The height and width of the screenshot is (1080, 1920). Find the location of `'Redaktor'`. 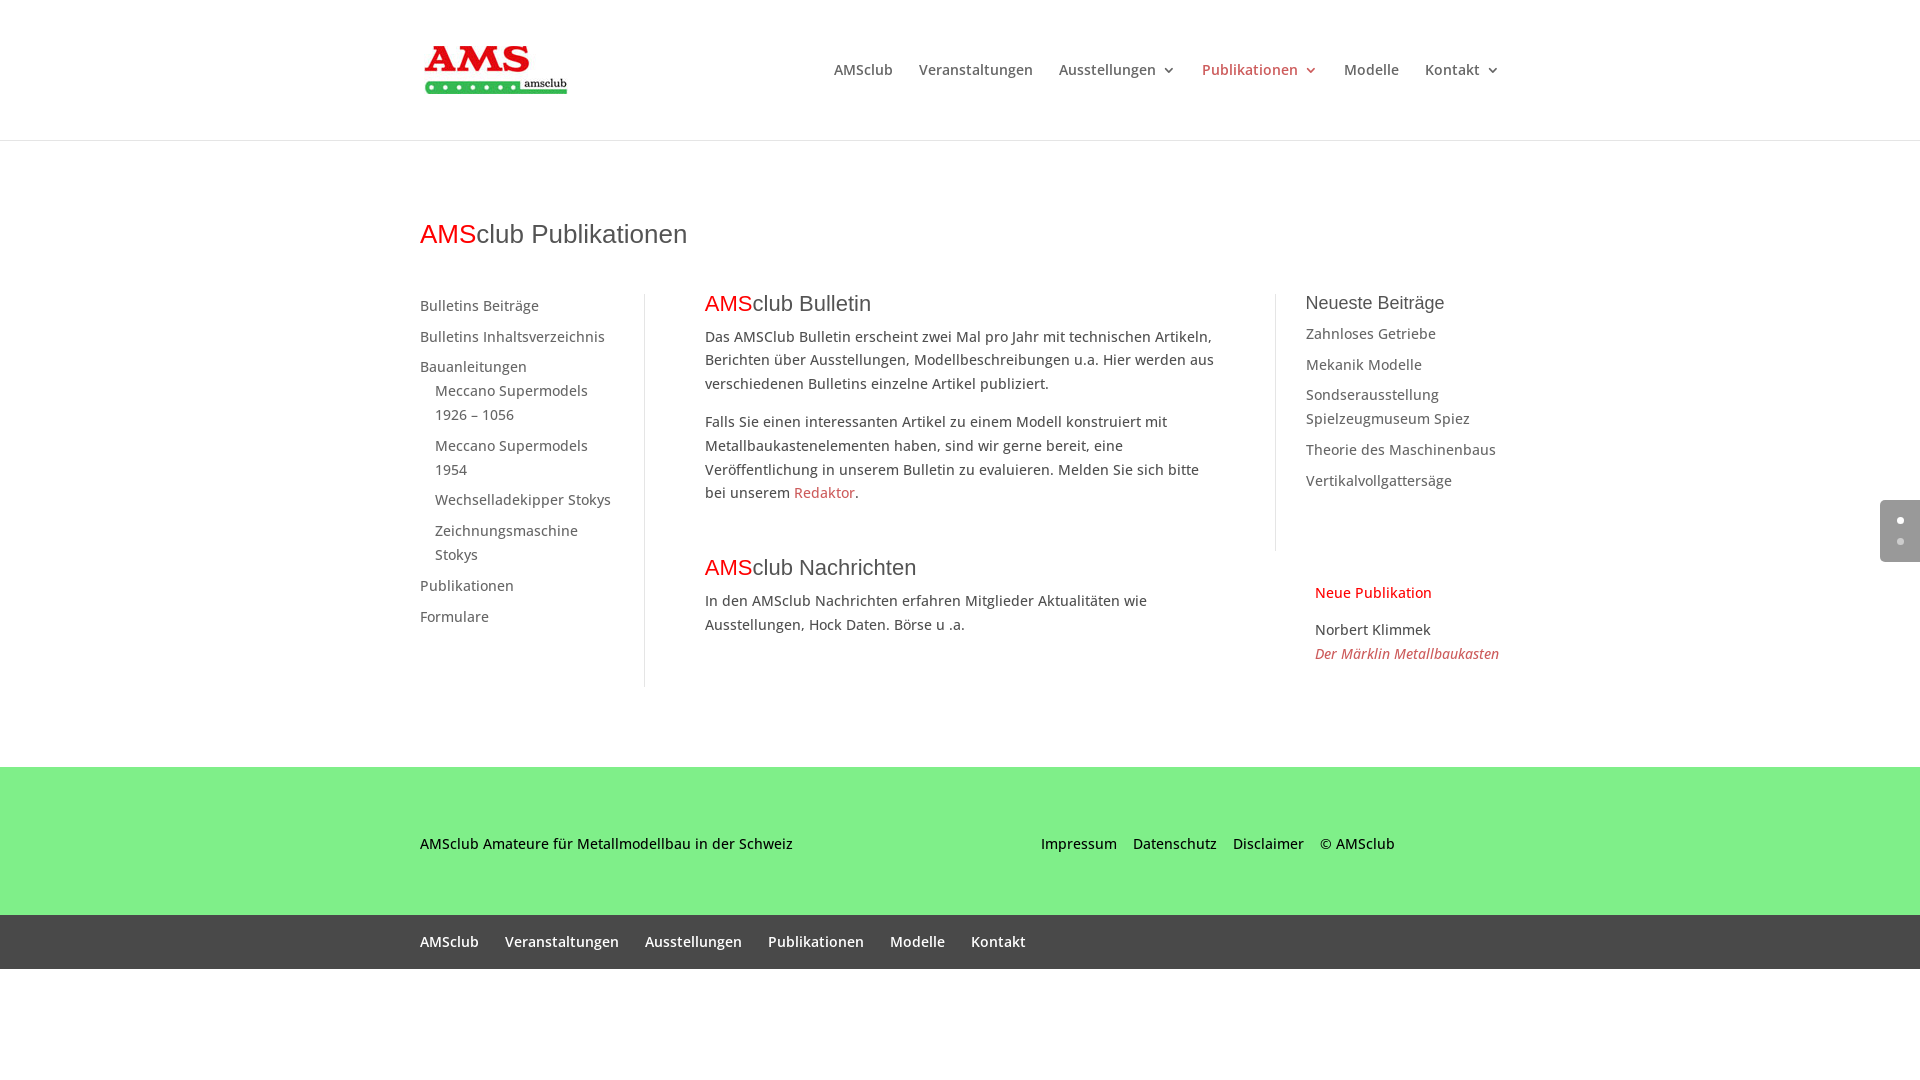

'Redaktor' is located at coordinates (792, 492).